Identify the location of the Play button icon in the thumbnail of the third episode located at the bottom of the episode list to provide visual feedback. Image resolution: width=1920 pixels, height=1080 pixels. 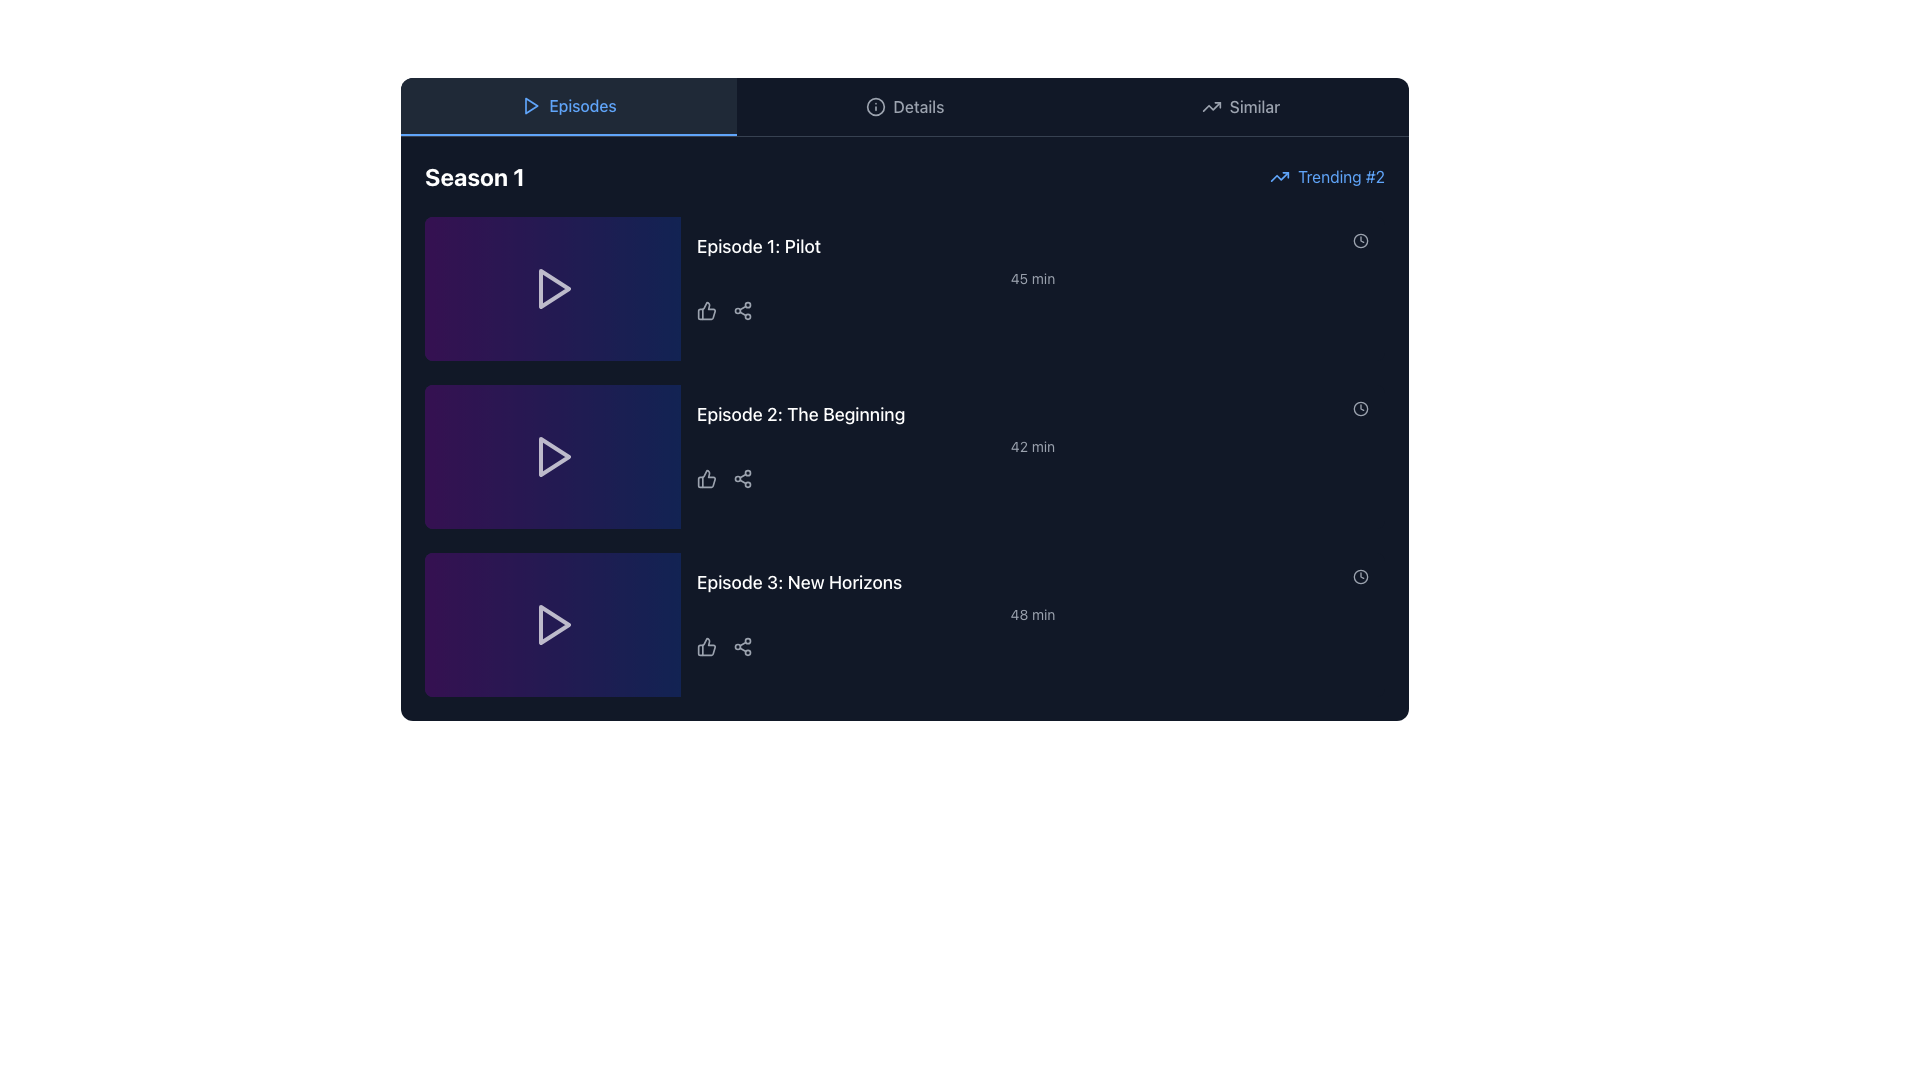
(555, 623).